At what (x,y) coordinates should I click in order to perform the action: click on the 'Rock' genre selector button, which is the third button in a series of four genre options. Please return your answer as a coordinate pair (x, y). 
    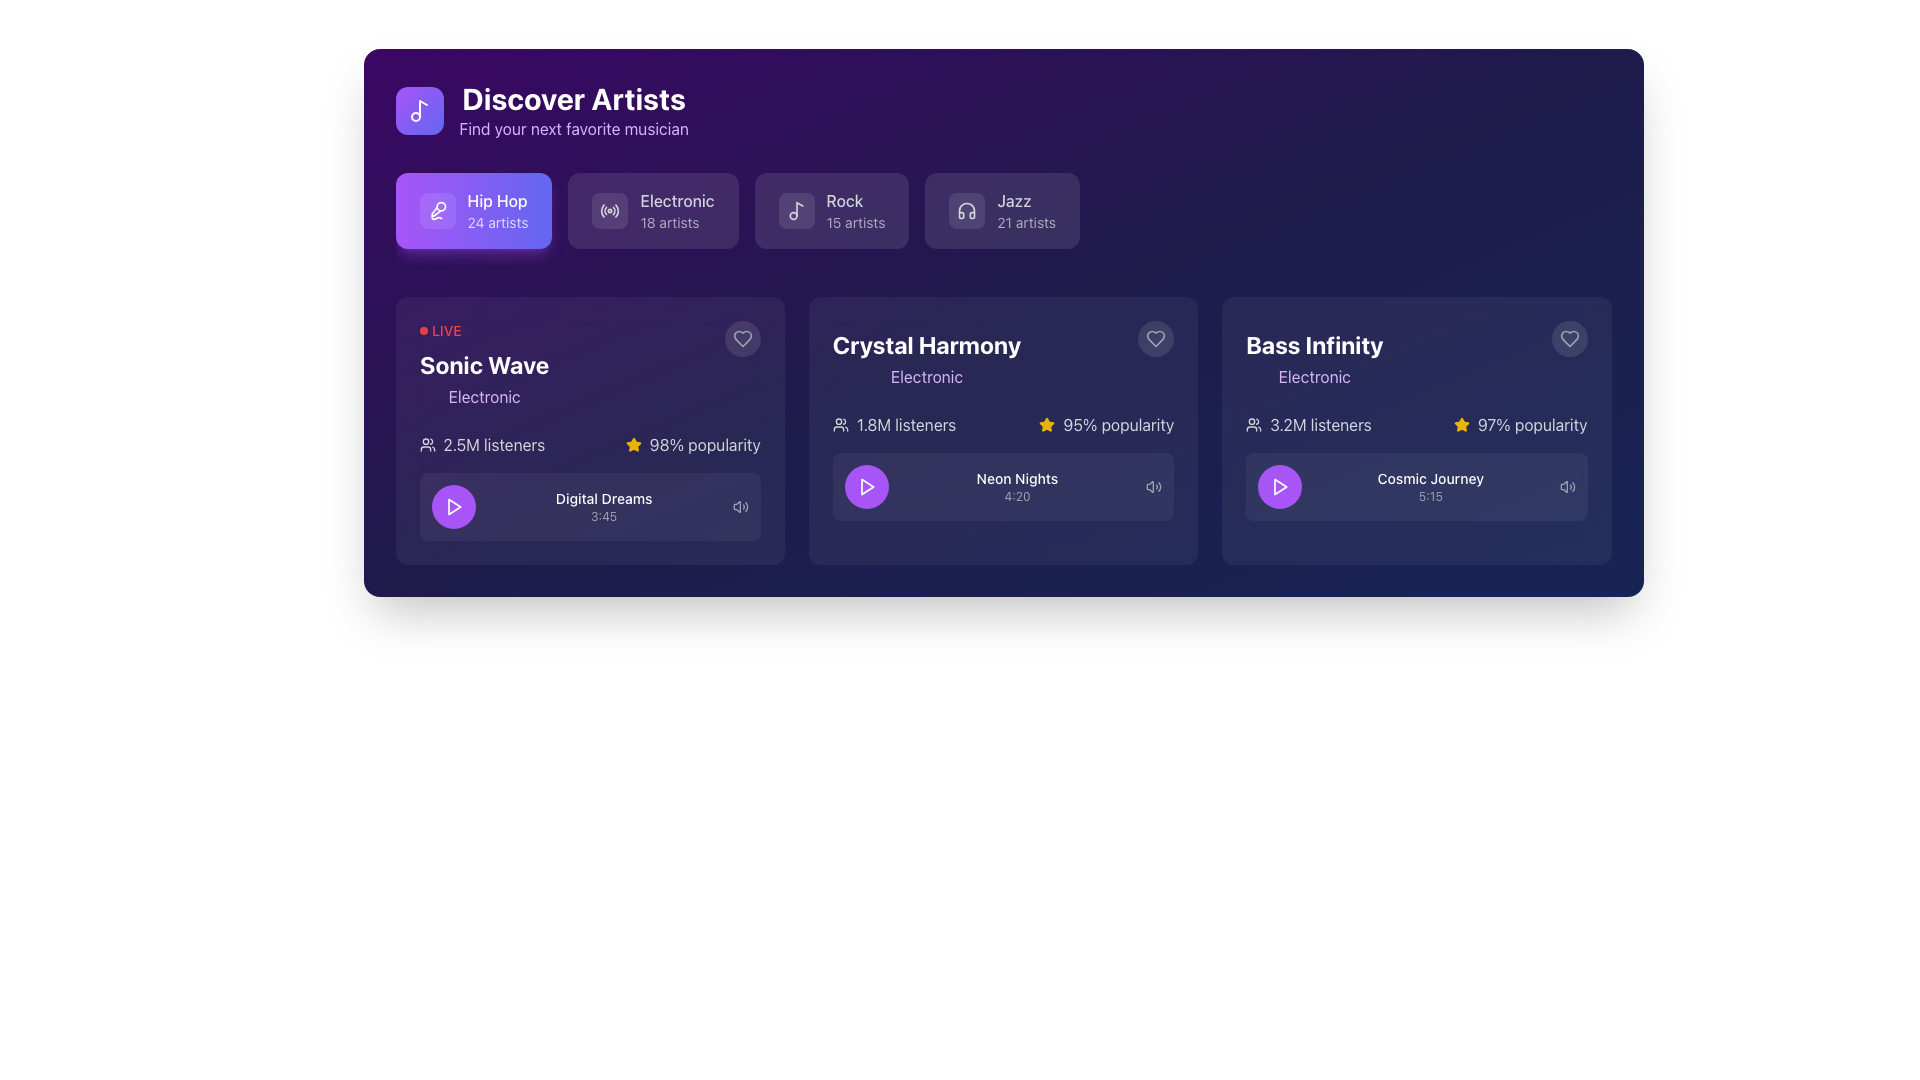
    Looking at the image, I should click on (831, 211).